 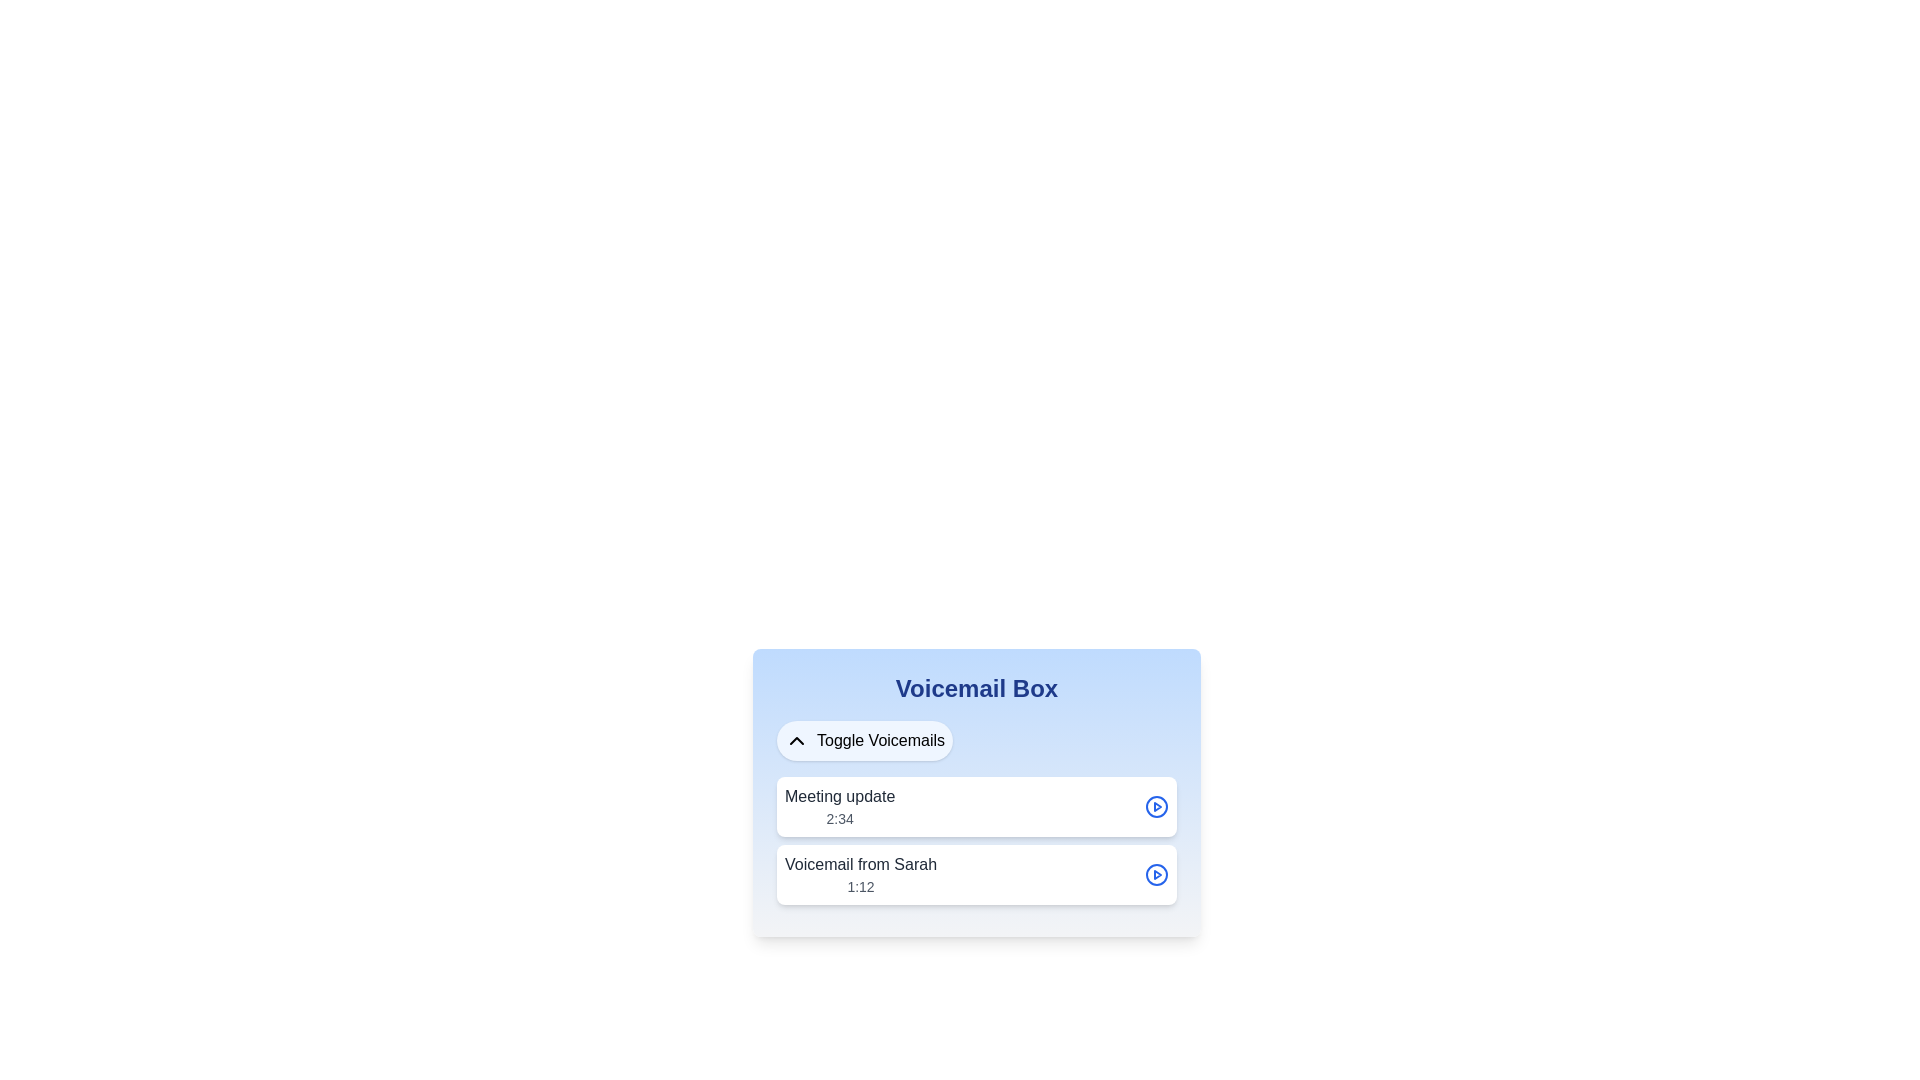 I want to click on the static text label for the voicemail item that displays the title 'Meeting update' and duration '2:34', located at the upper section of the card-like component, so click(x=840, y=805).